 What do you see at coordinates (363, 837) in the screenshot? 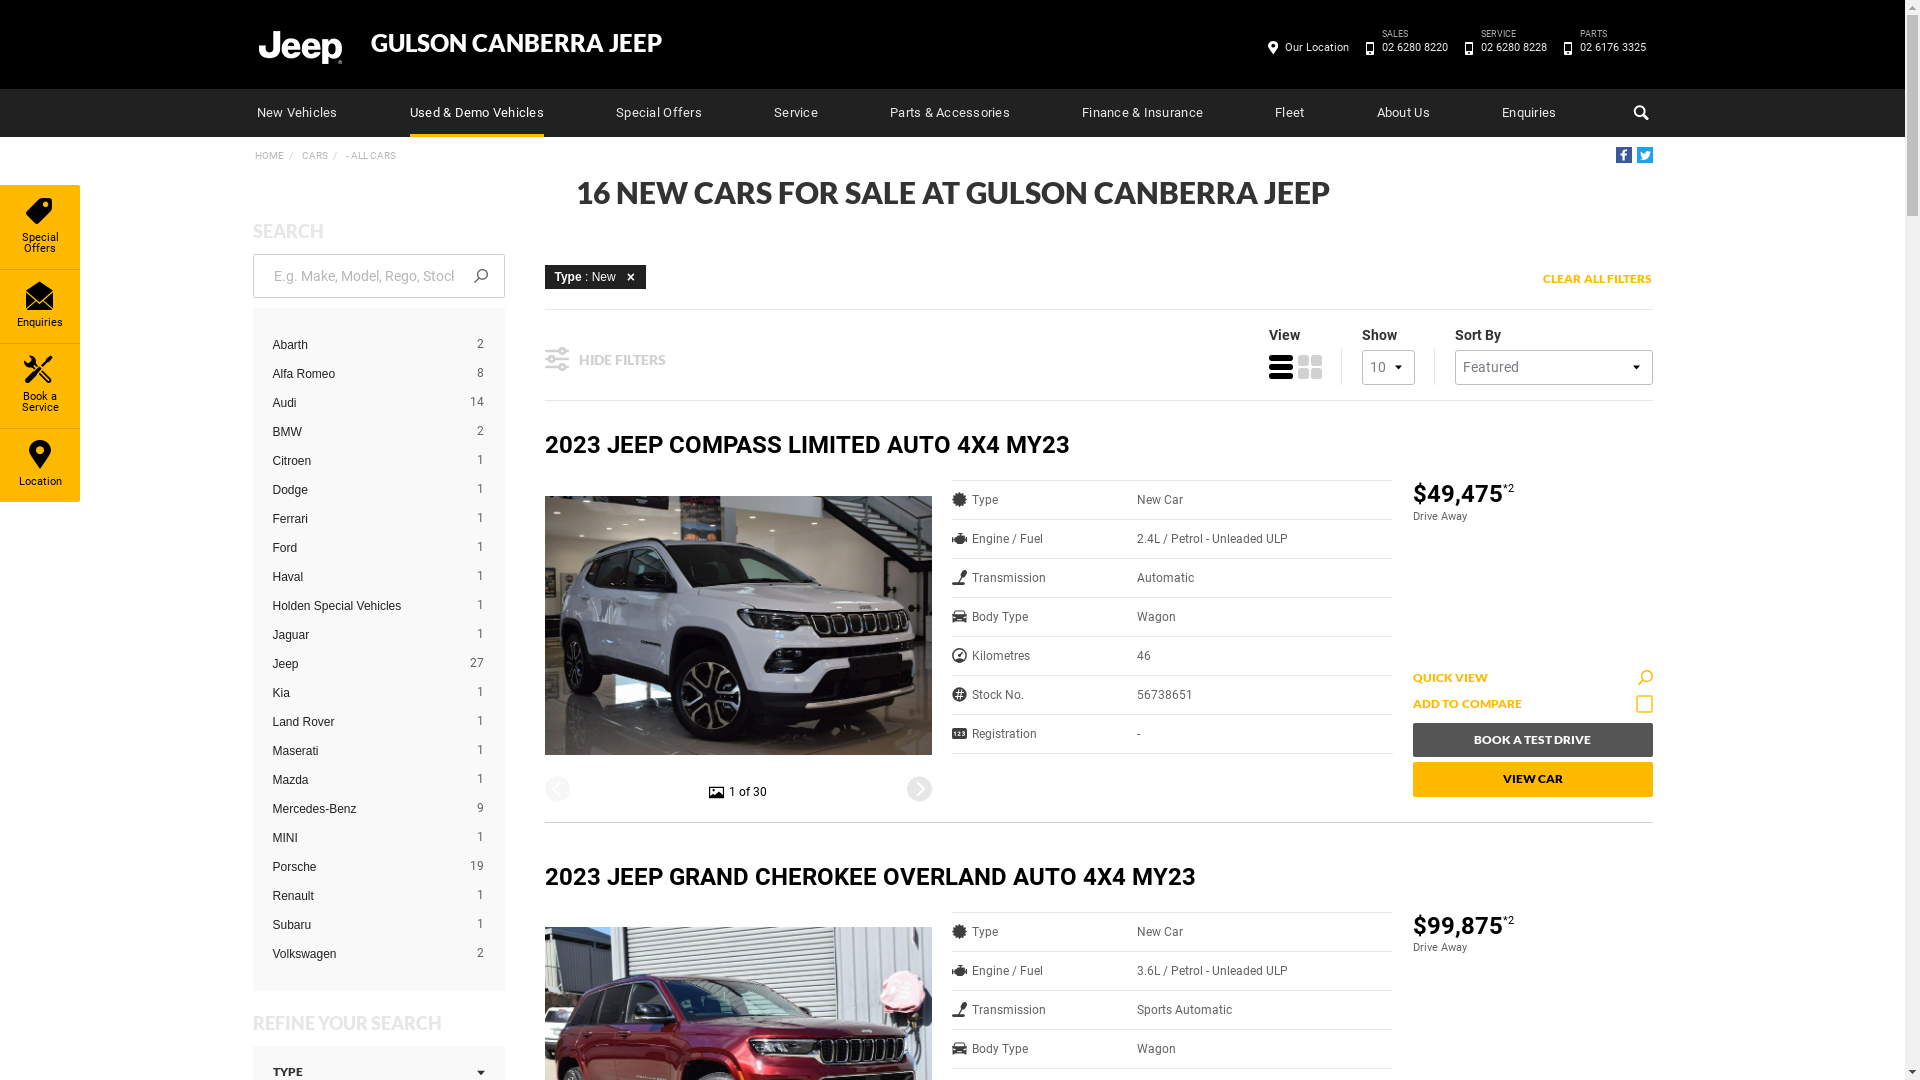
I see `'MINI'` at bounding box center [363, 837].